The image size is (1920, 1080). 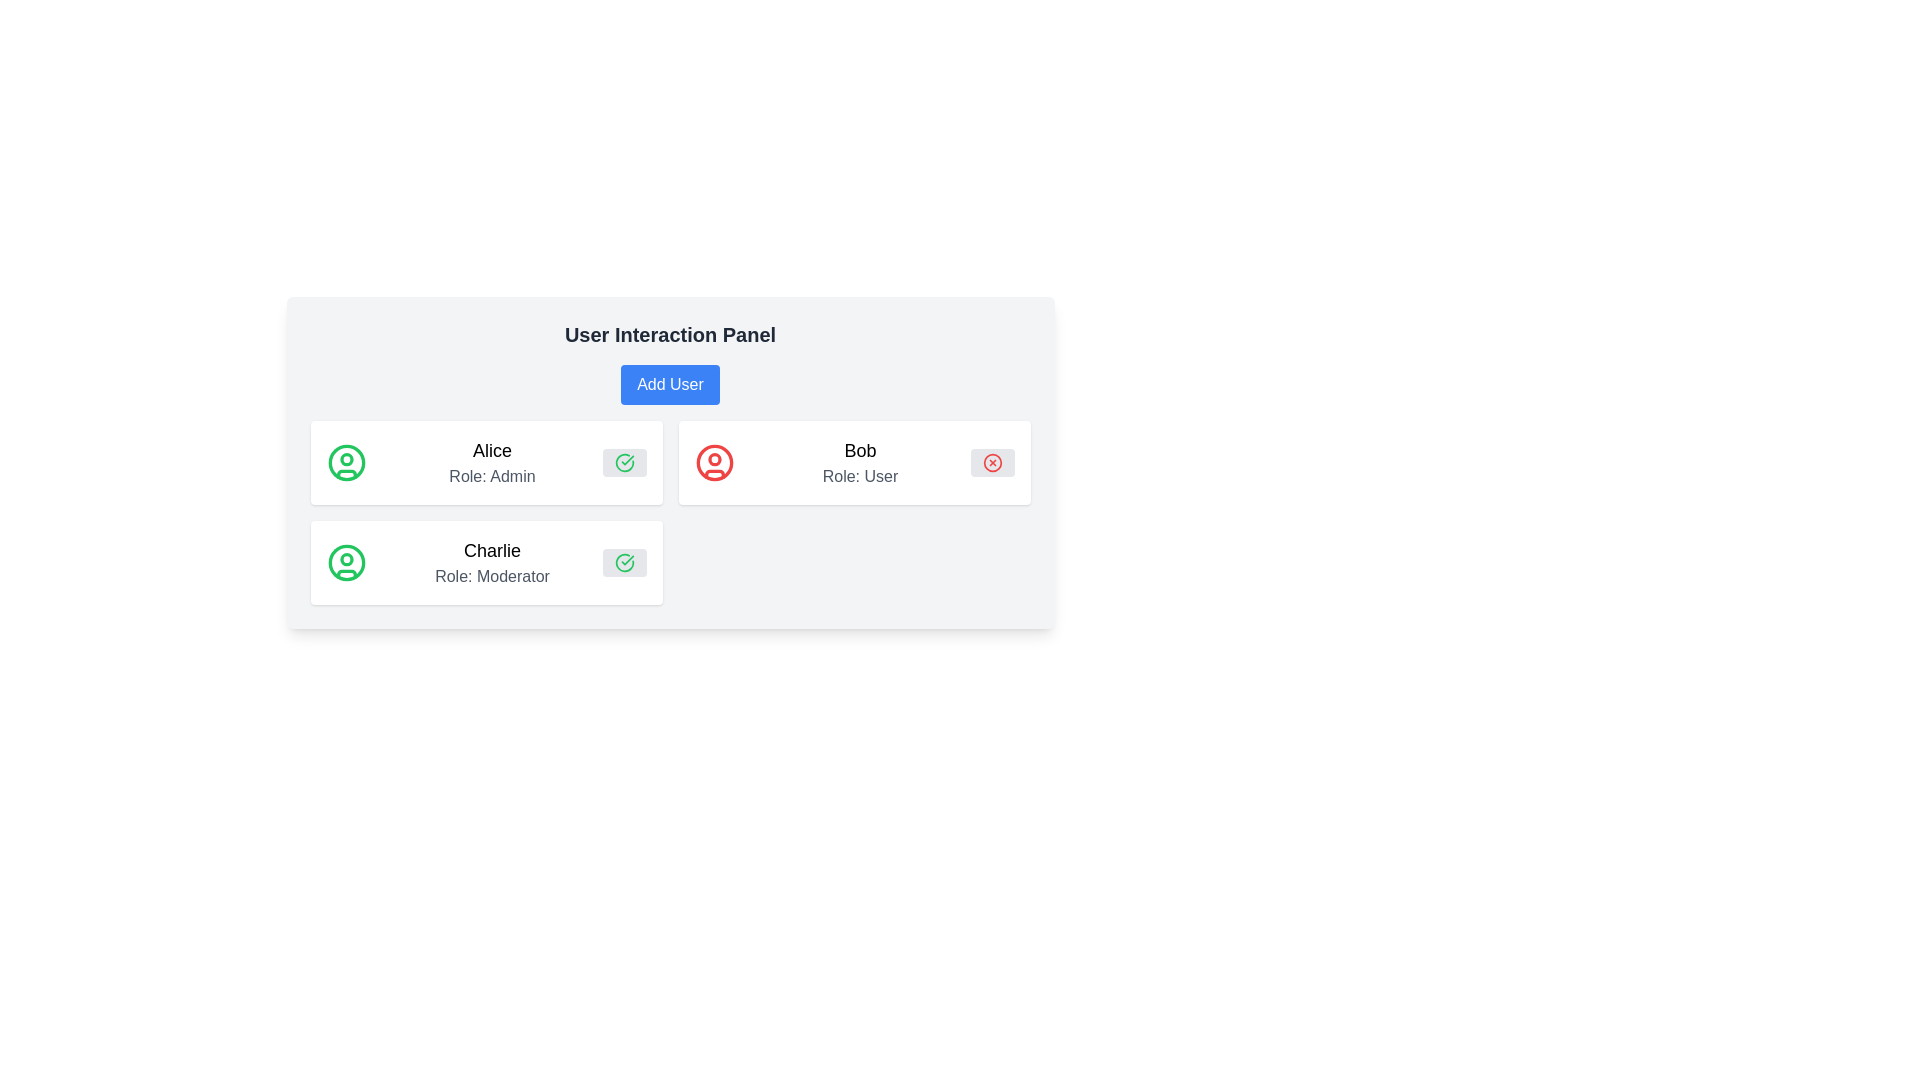 What do you see at coordinates (346, 462) in the screenshot?
I see `the circular component within Alice's profile icon in the User Interaction Panel, which is styled in green and represents the admin role` at bounding box center [346, 462].